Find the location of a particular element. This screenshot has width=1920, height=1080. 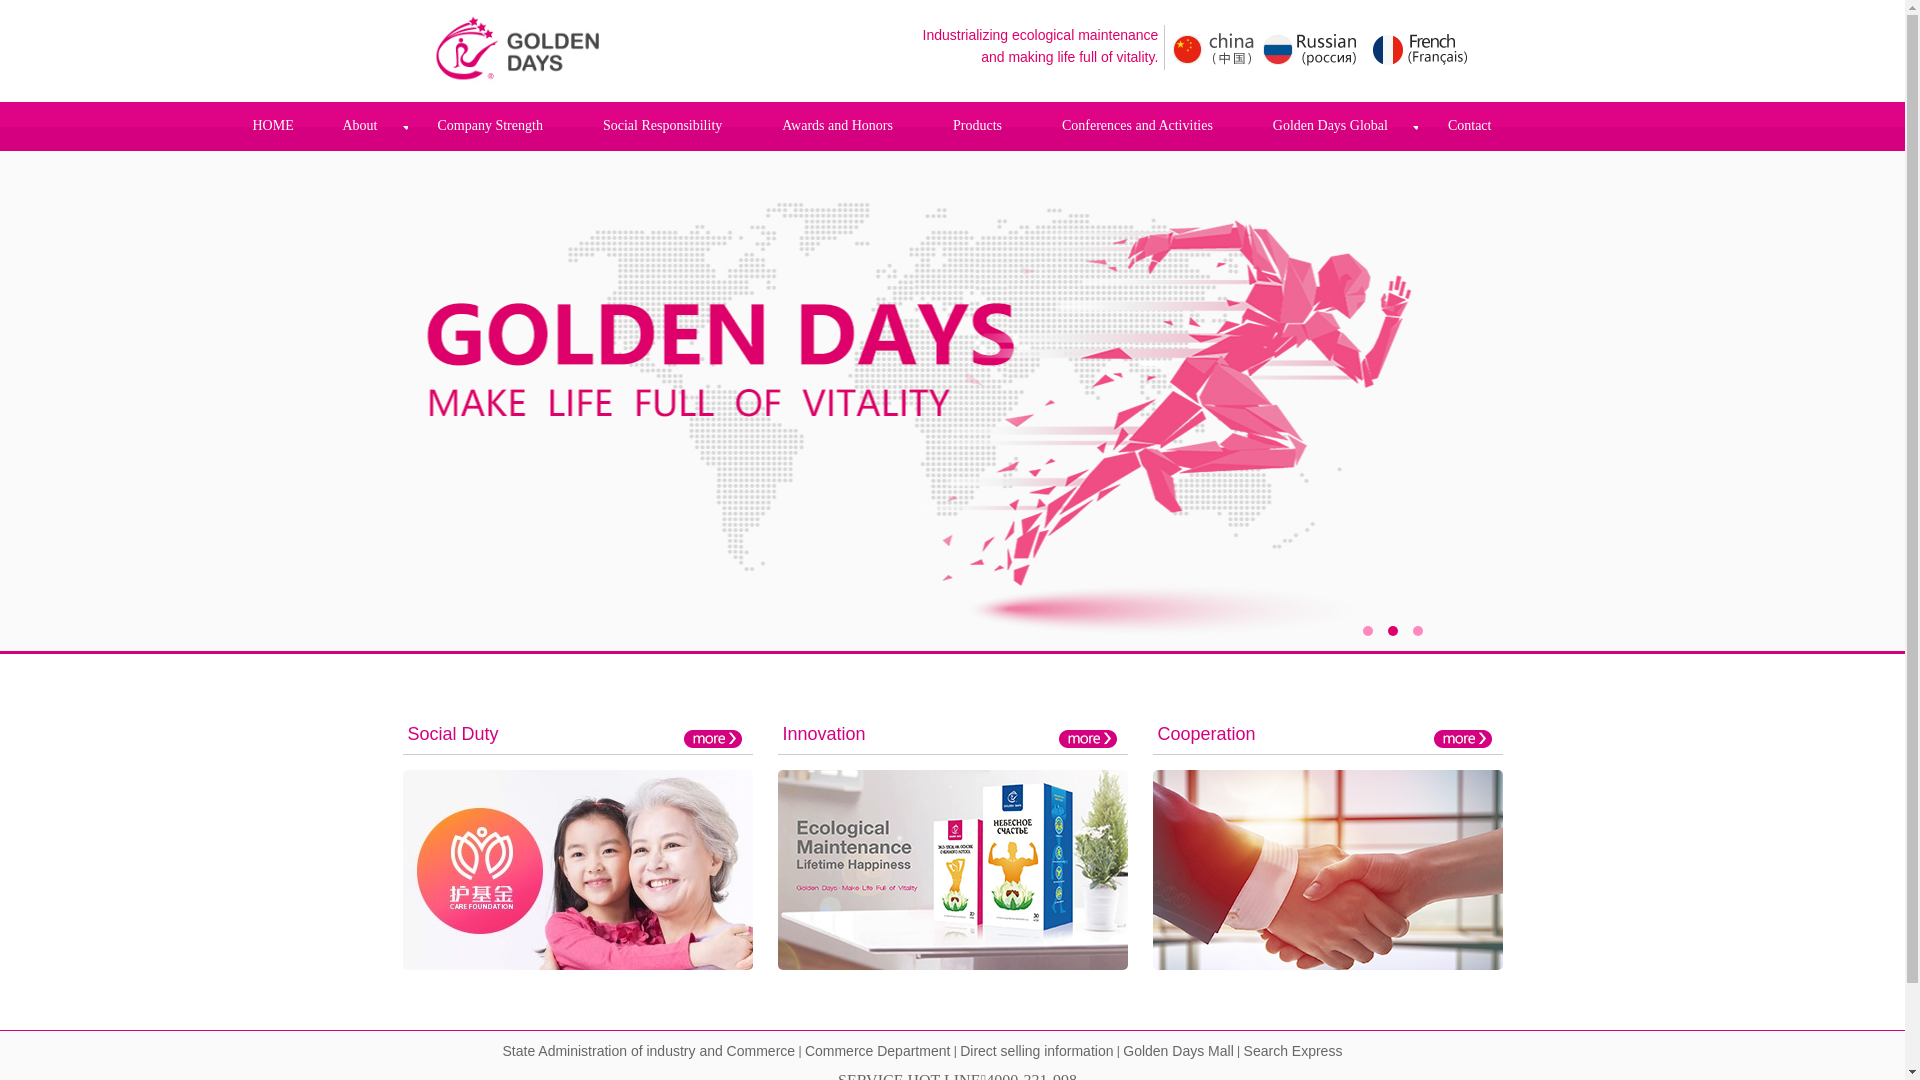

'Products' is located at coordinates (977, 126).